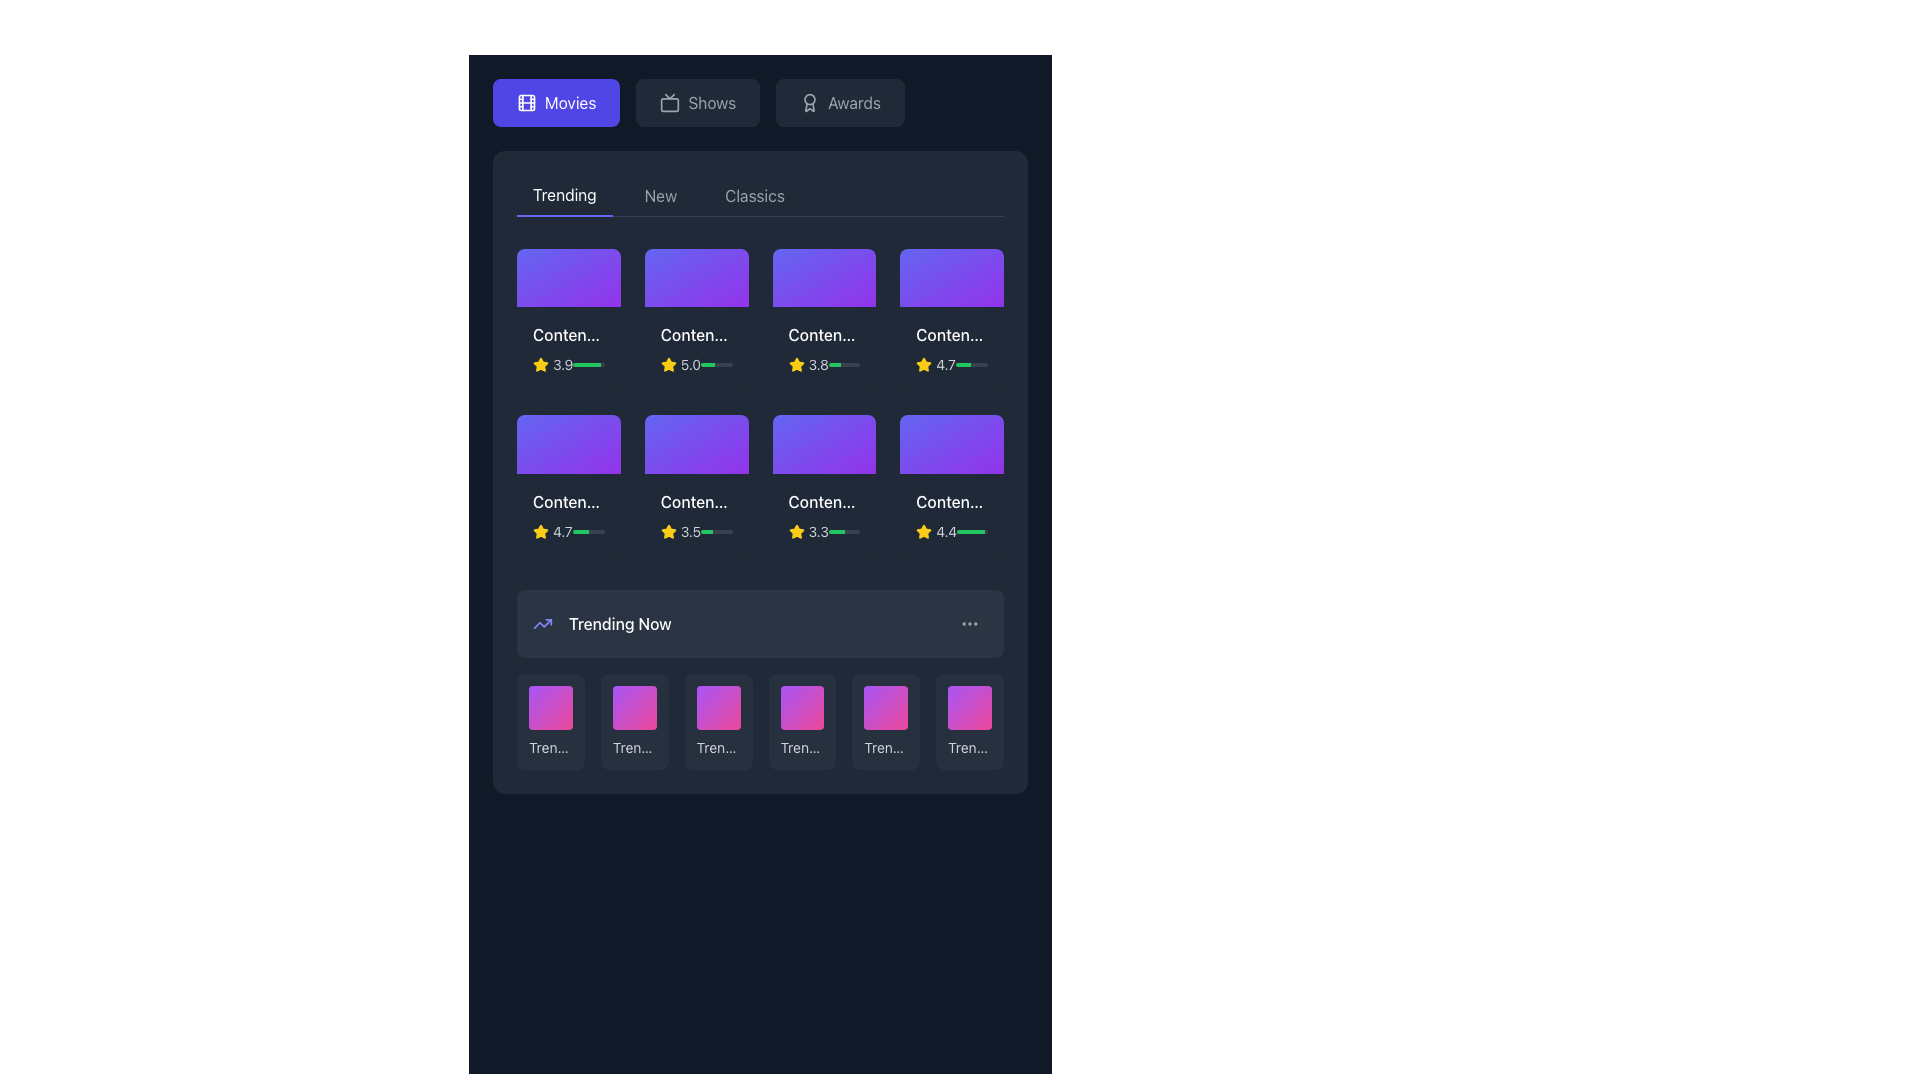 This screenshot has width=1920, height=1080. Describe the element at coordinates (824, 486) in the screenshot. I see `the seventh content card located in the second row and third column` at that location.